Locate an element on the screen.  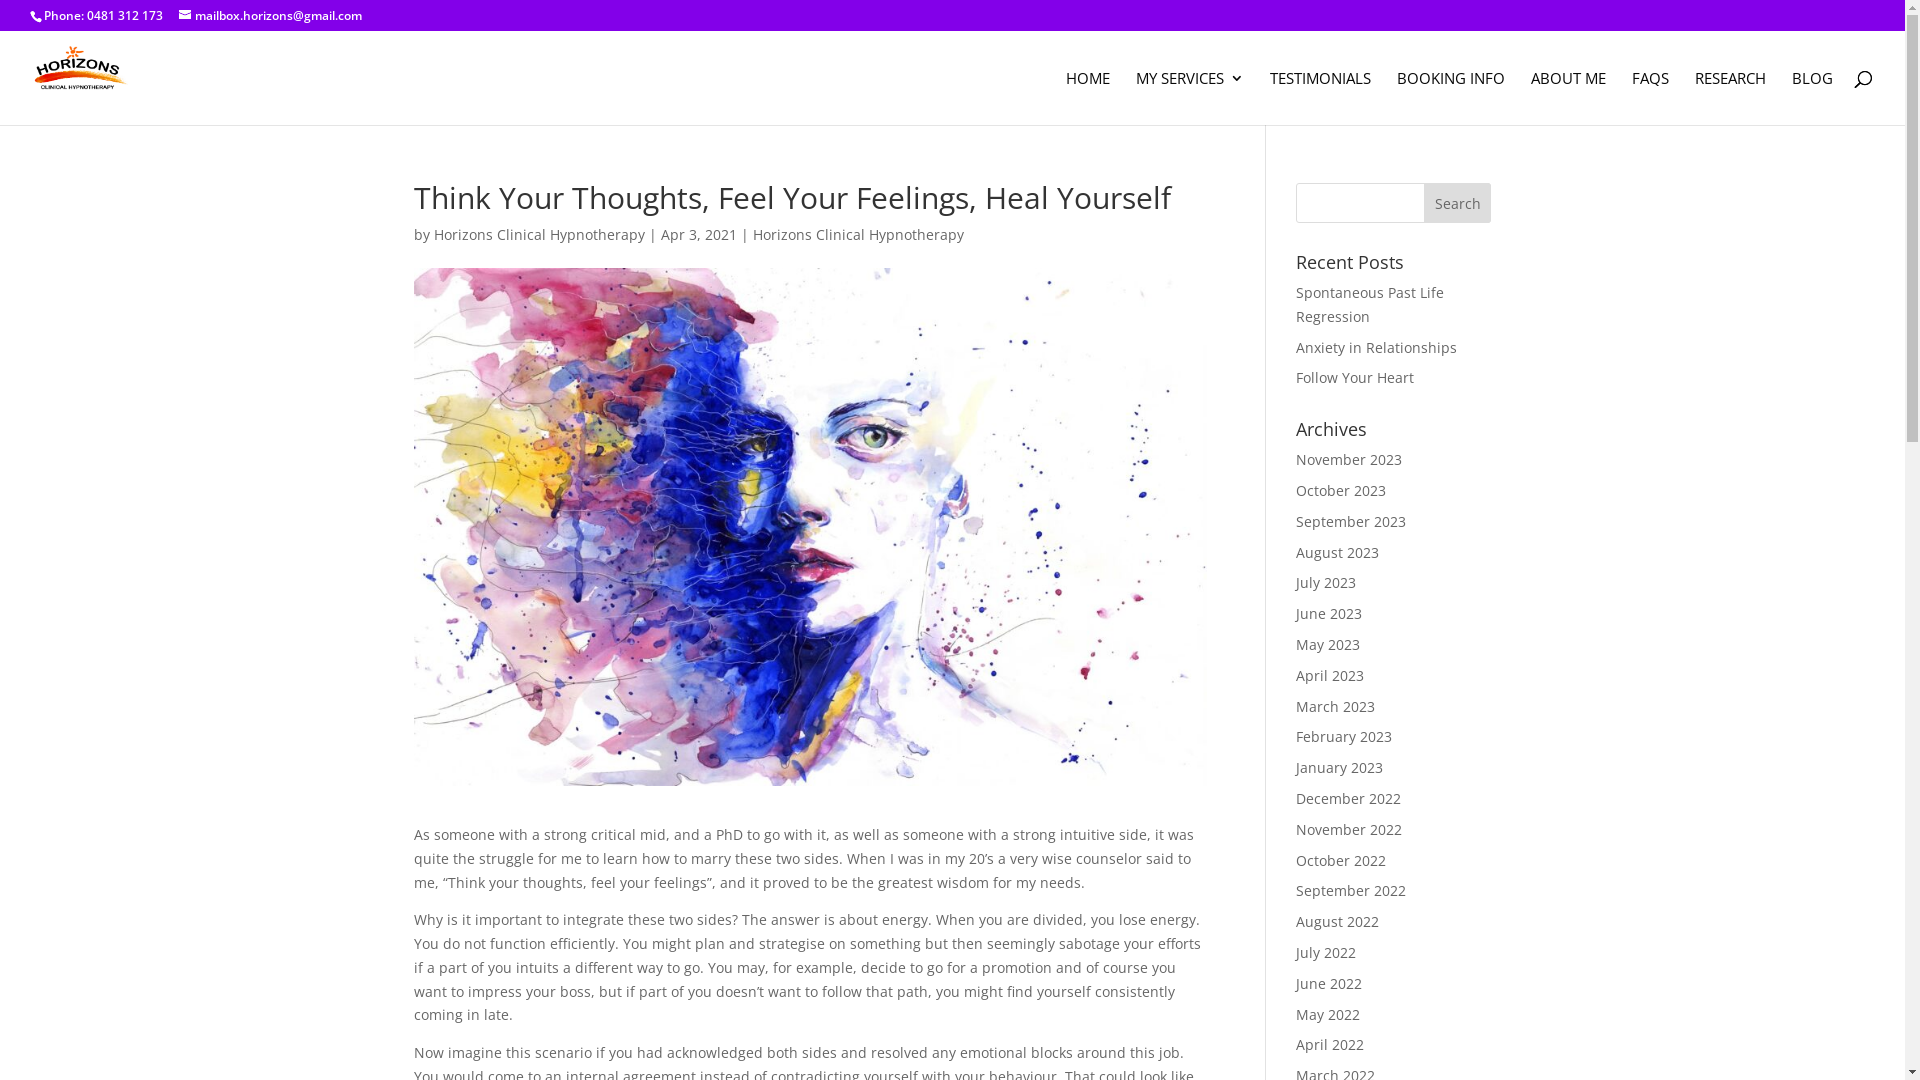
'HOME' is located at coordinates (1087, 97).